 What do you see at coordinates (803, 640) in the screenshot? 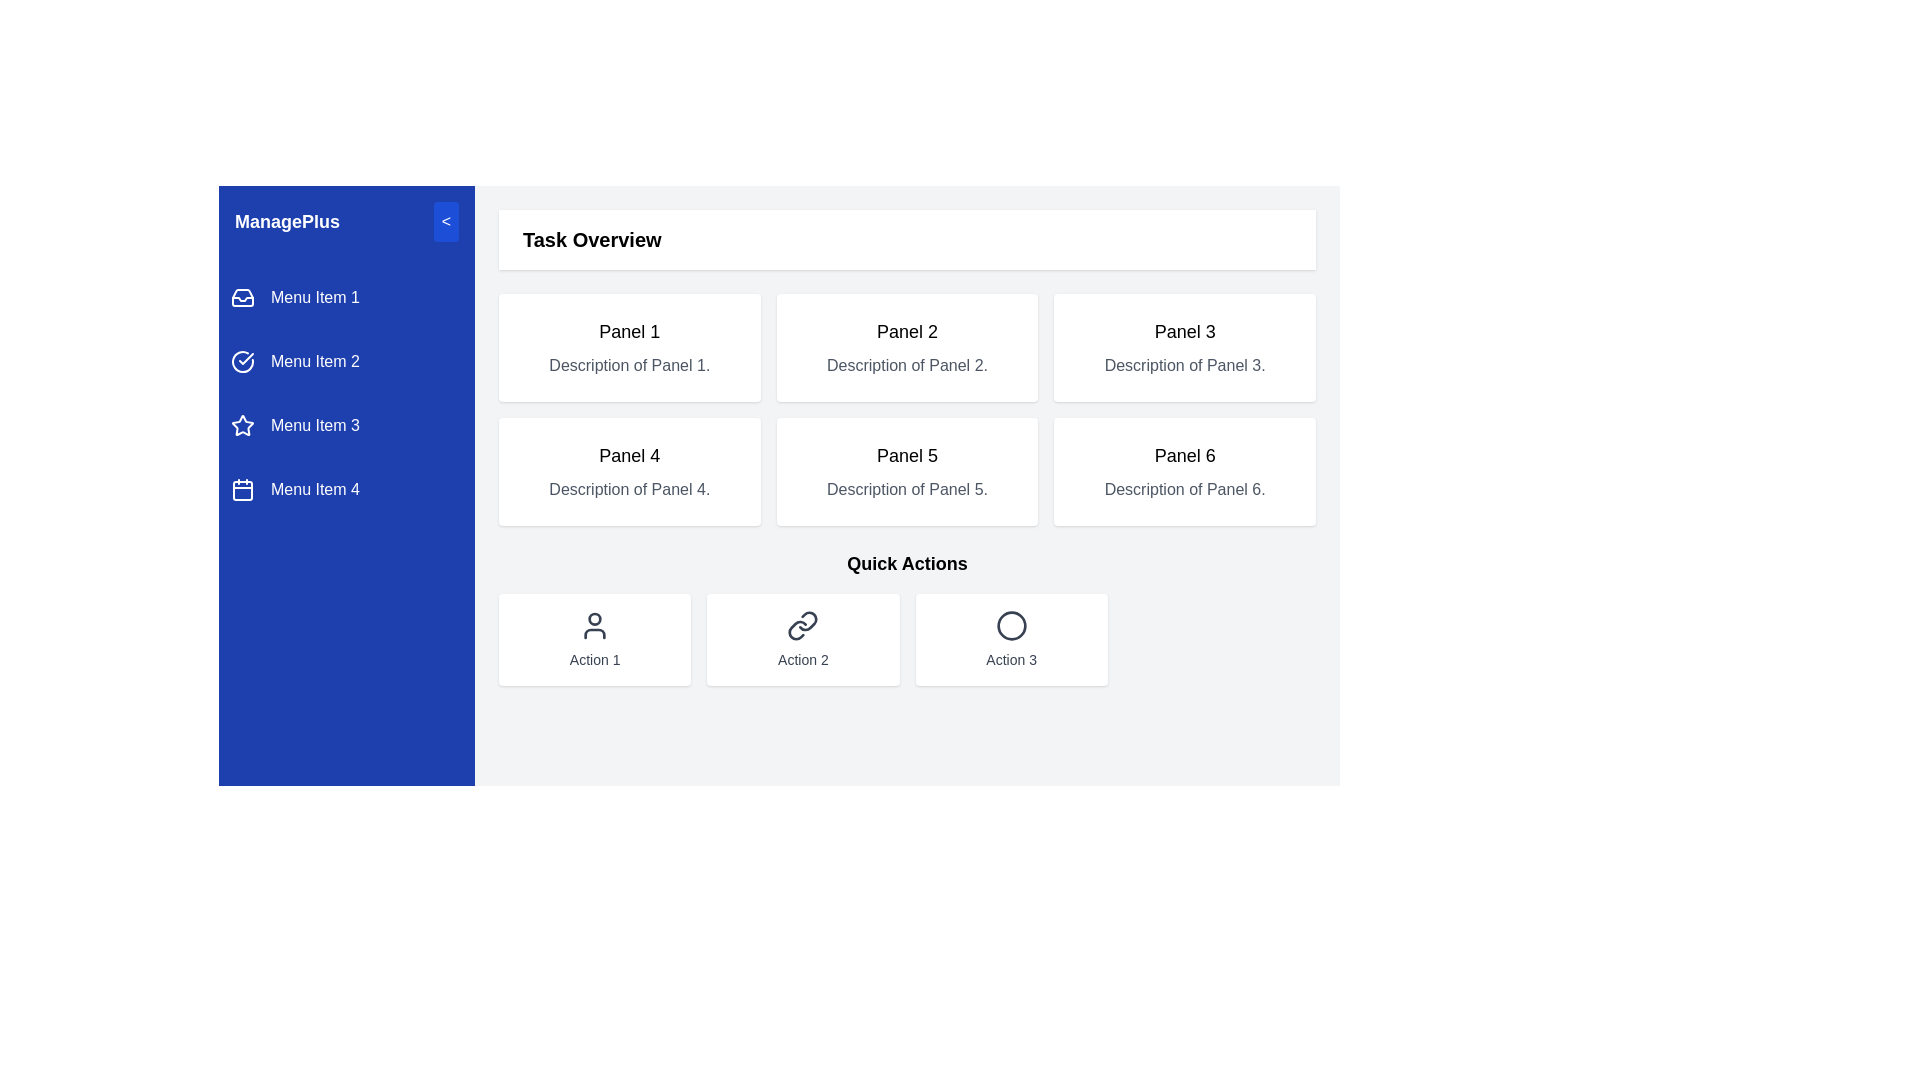
I see `the 'Action 2' button, which is a rectangular button with a white background, rounded corners, and a link icon above the text label in gray font, located in the center of the 'Quick Actions' section` at bounding box center [803, 640].